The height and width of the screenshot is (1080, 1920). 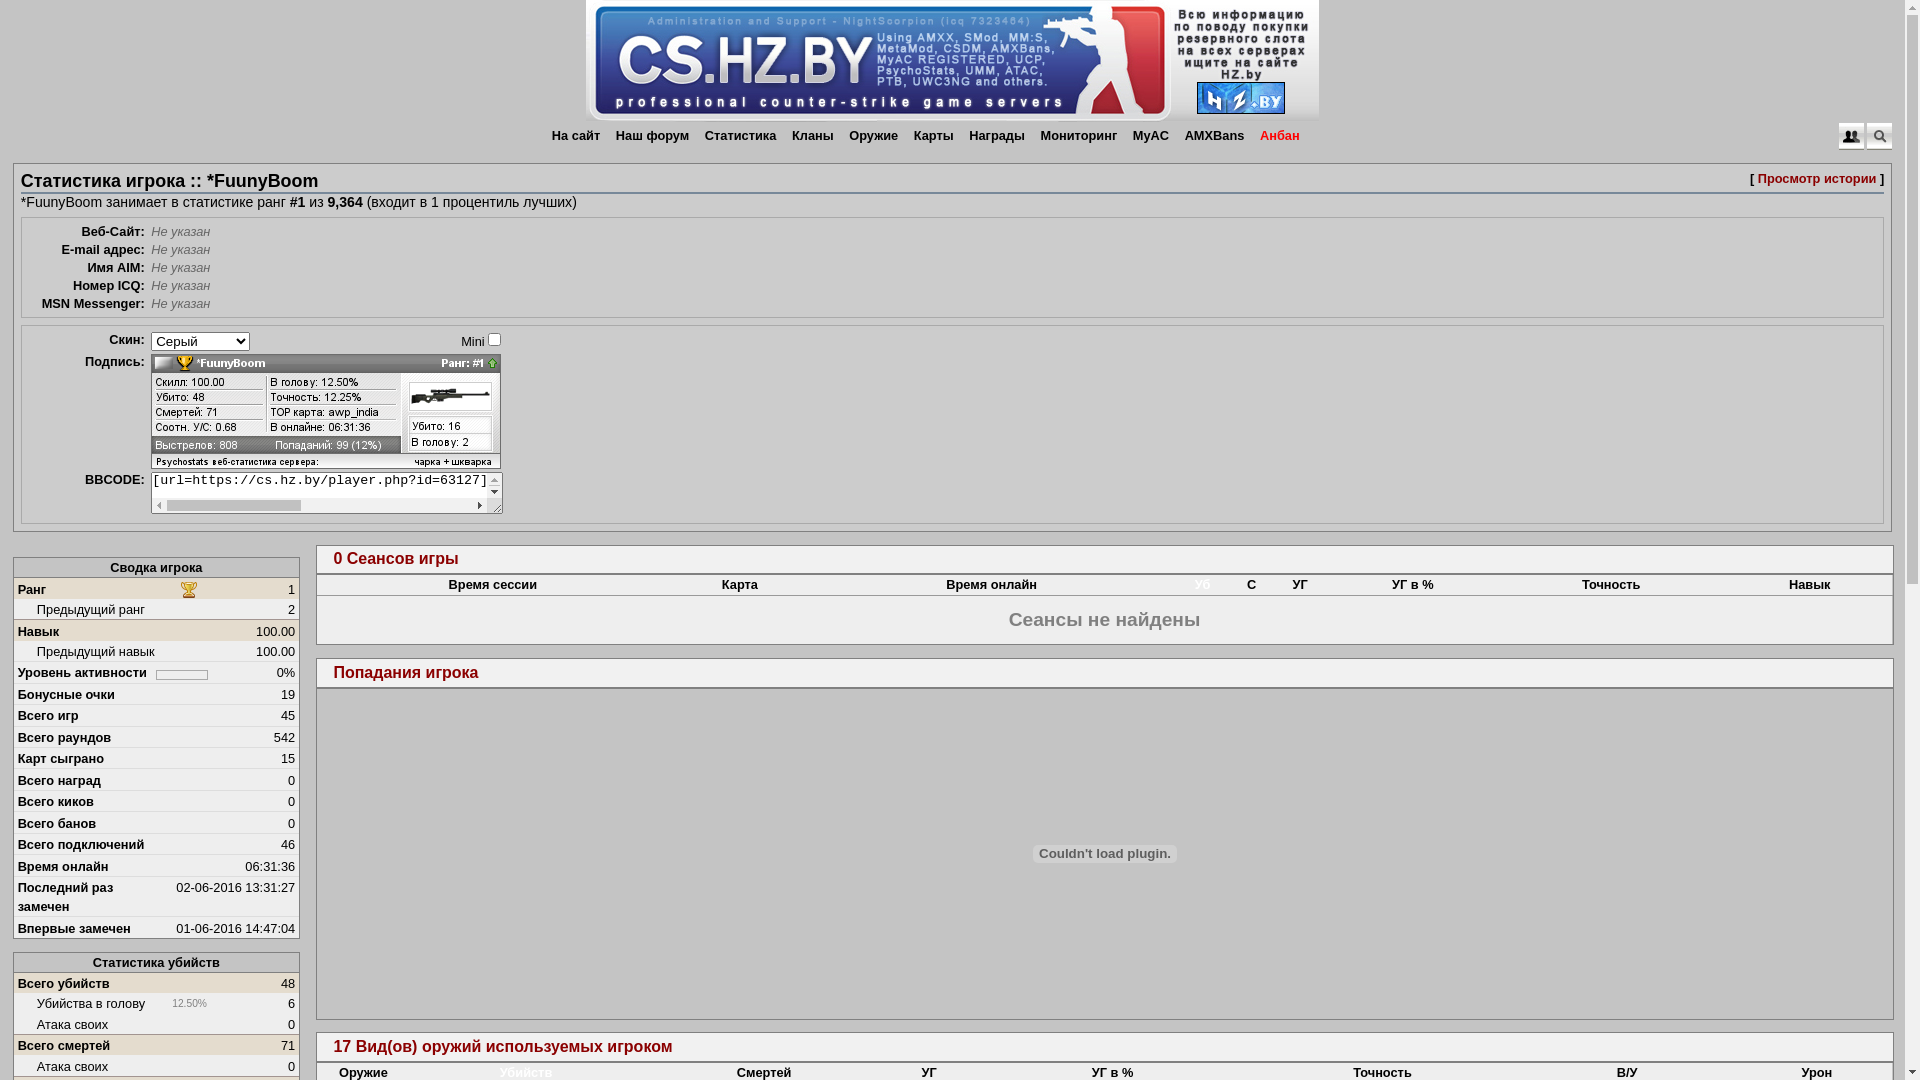 What do you see at coordinates (1838, 135) in the screenshot?
I see `'Quick Login Popup'` at bounding box center [1838, 135].